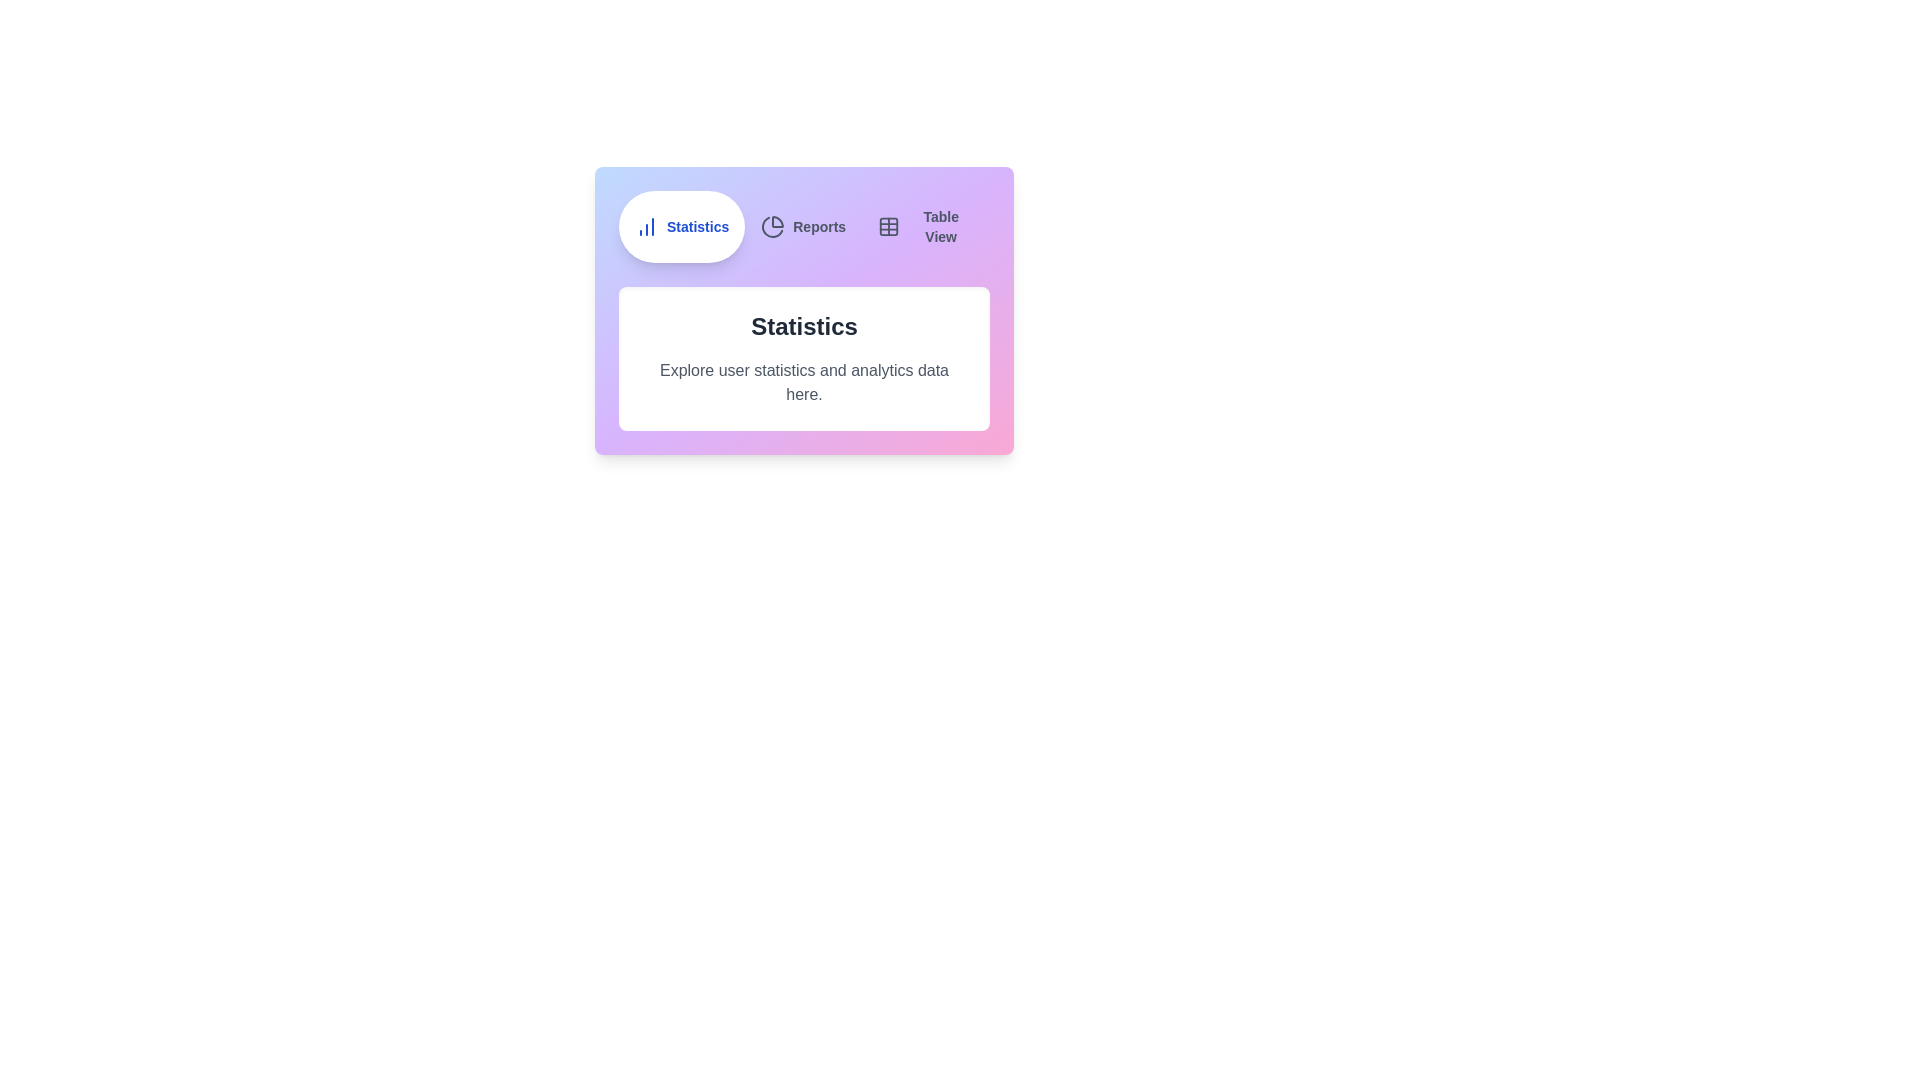 This screenshot has width=1920, height=1080. I want to click on the icon of the tab labeled Table View, so click(887, 226).